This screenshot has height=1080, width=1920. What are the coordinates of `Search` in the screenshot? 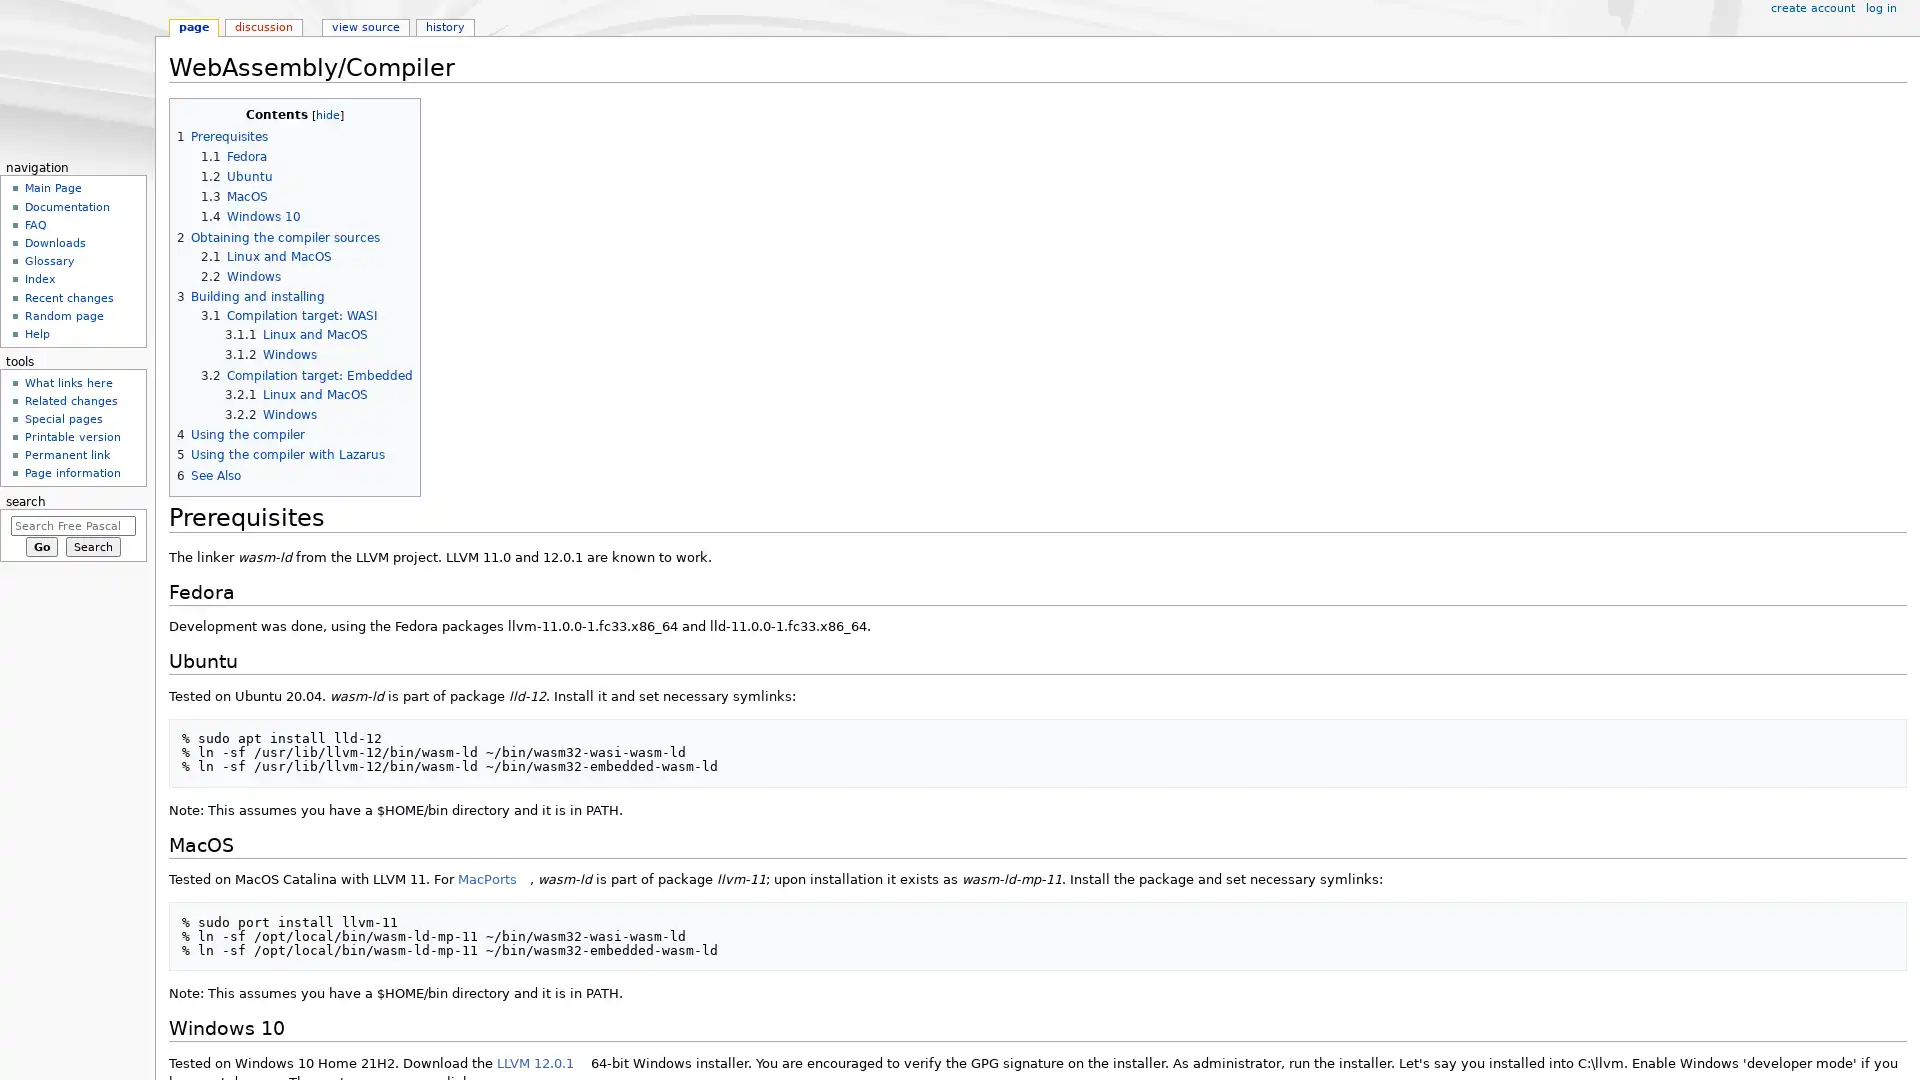 It's located at (92, 546).